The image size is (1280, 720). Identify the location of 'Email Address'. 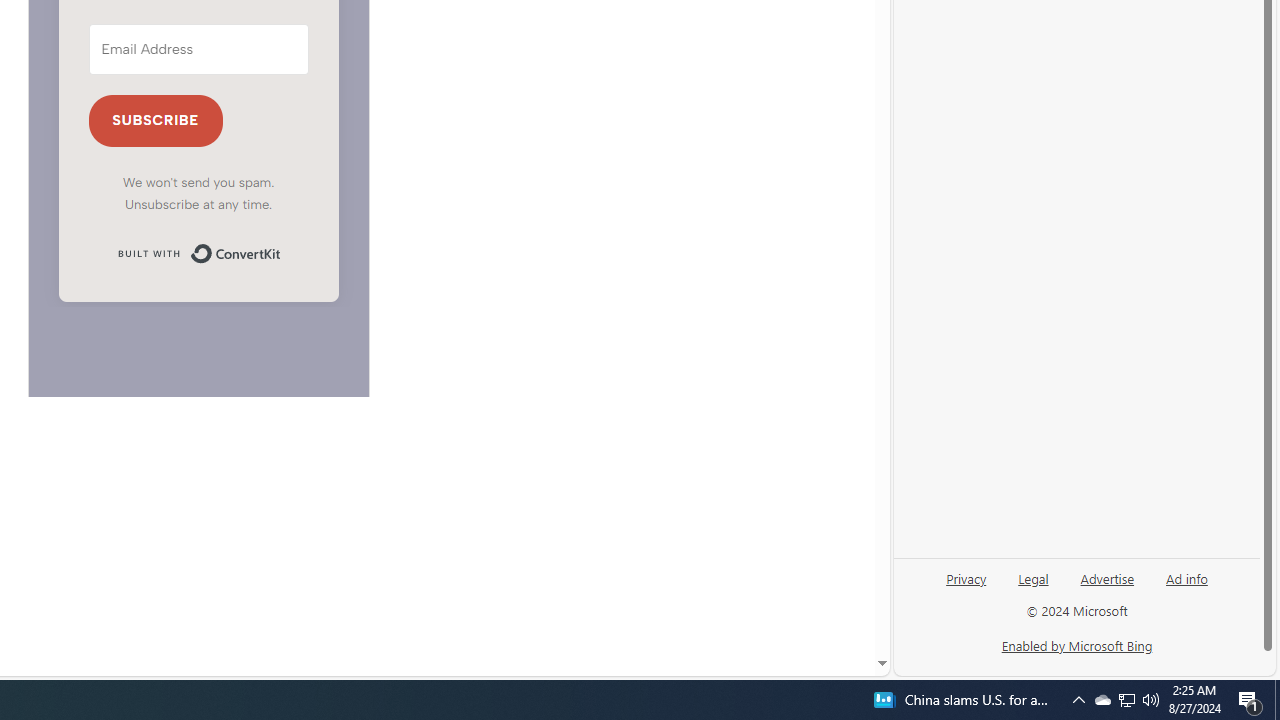
(198, 48).